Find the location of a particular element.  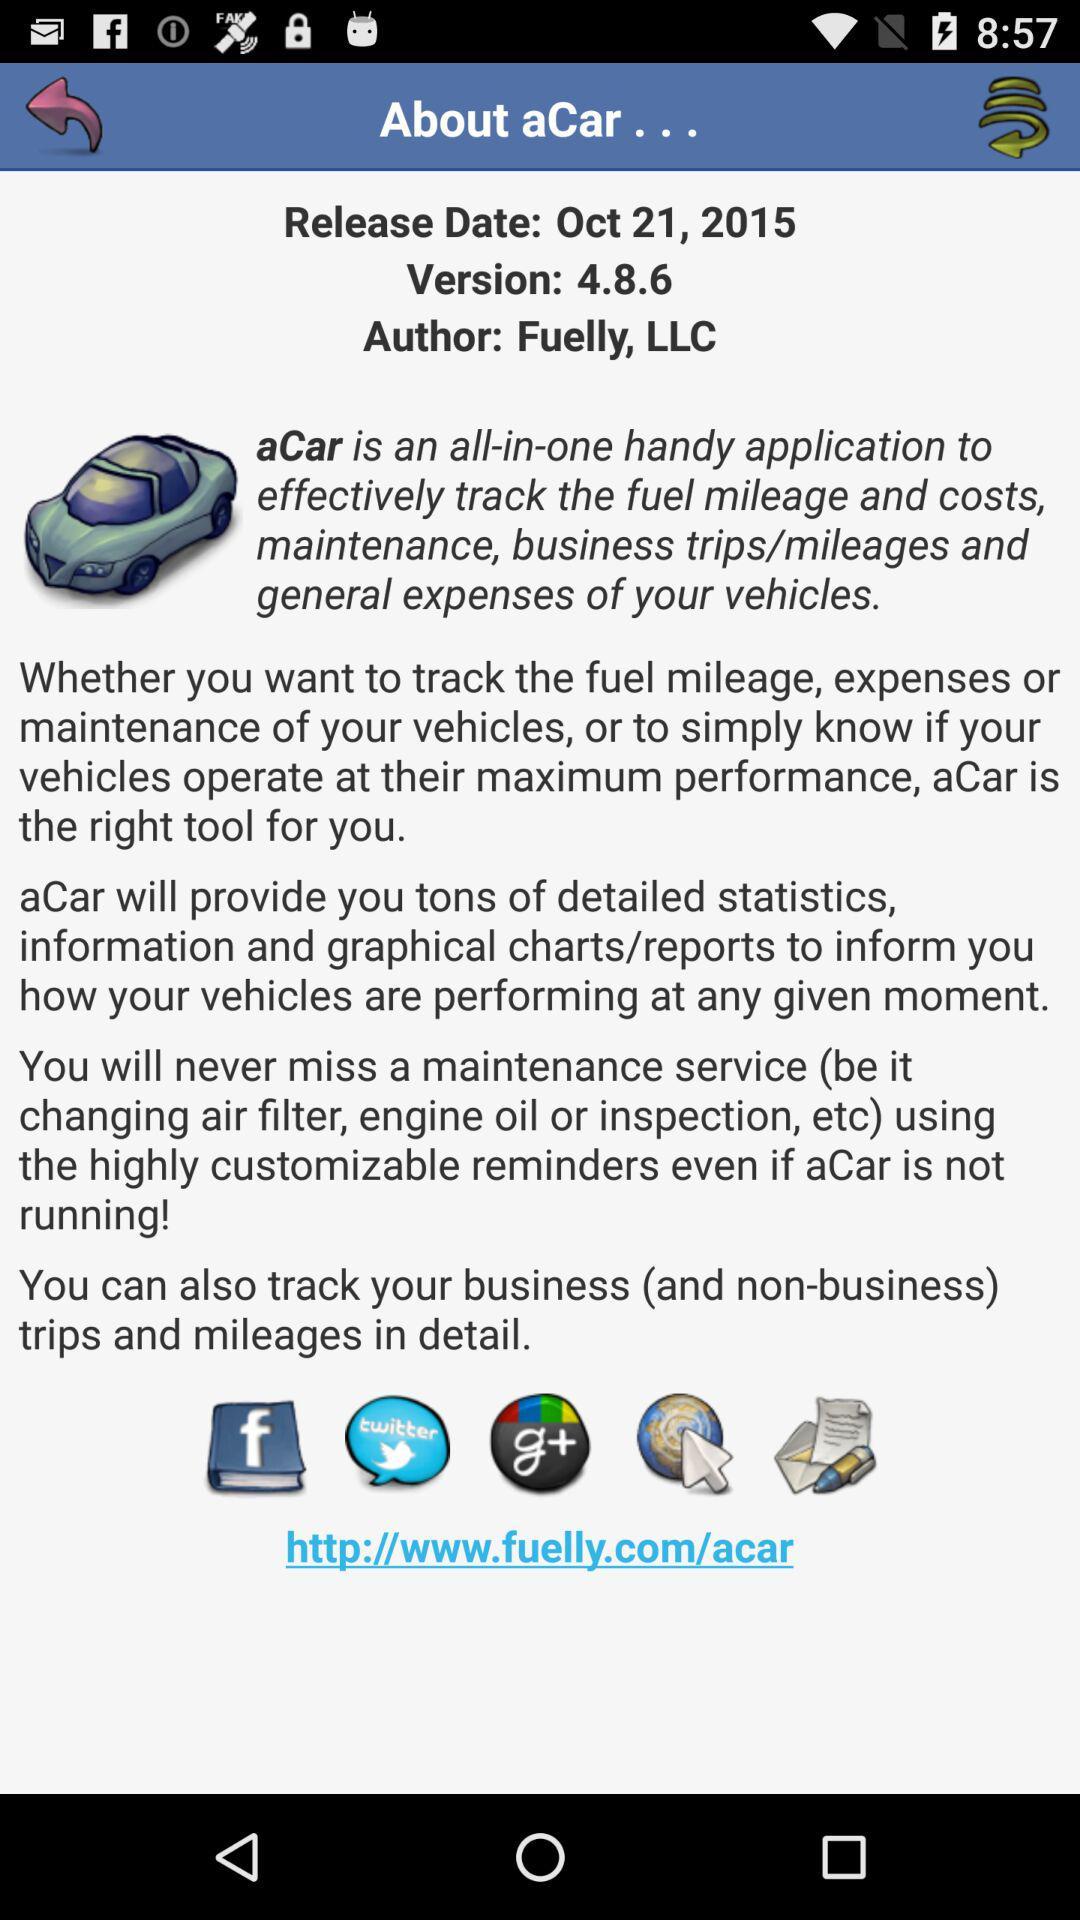

click for map is located at coordinates (681, 1445).